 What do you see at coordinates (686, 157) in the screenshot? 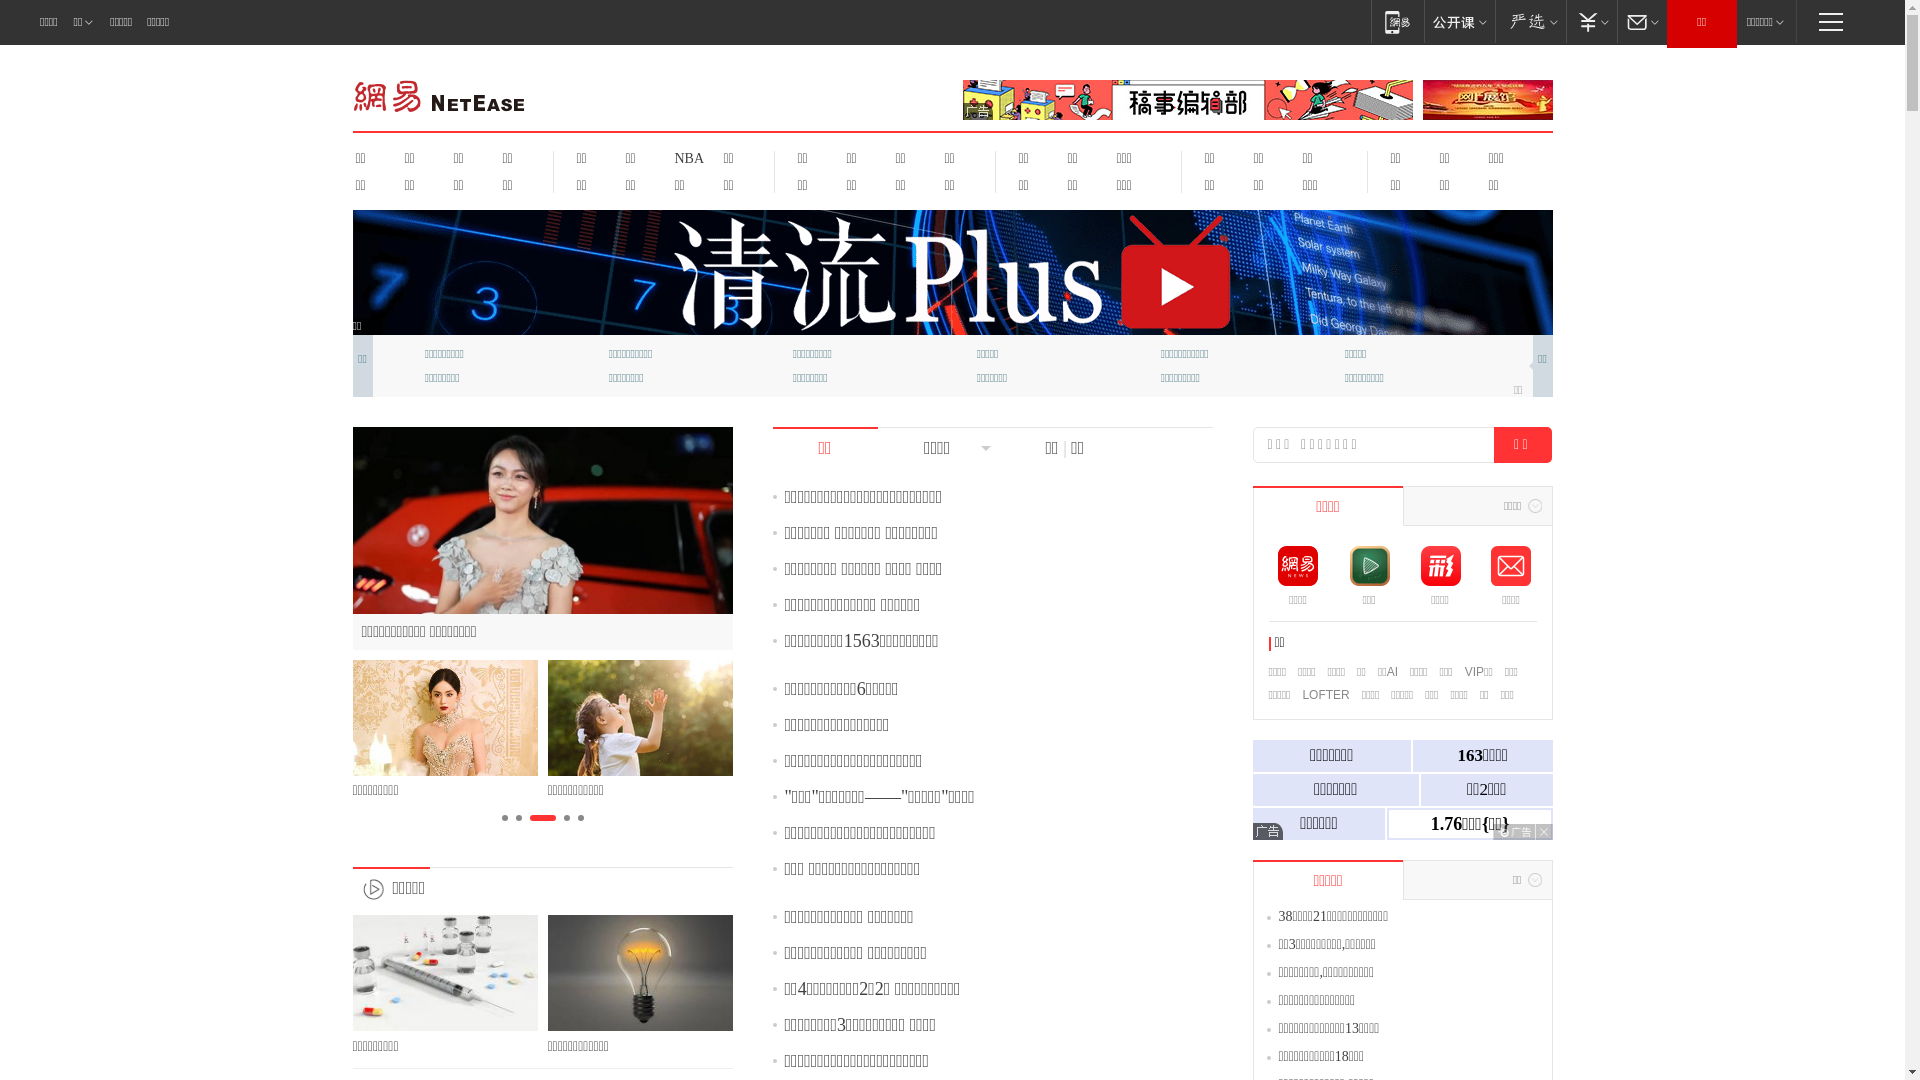
I see `'NBA'` at bounding box center [686, 157].